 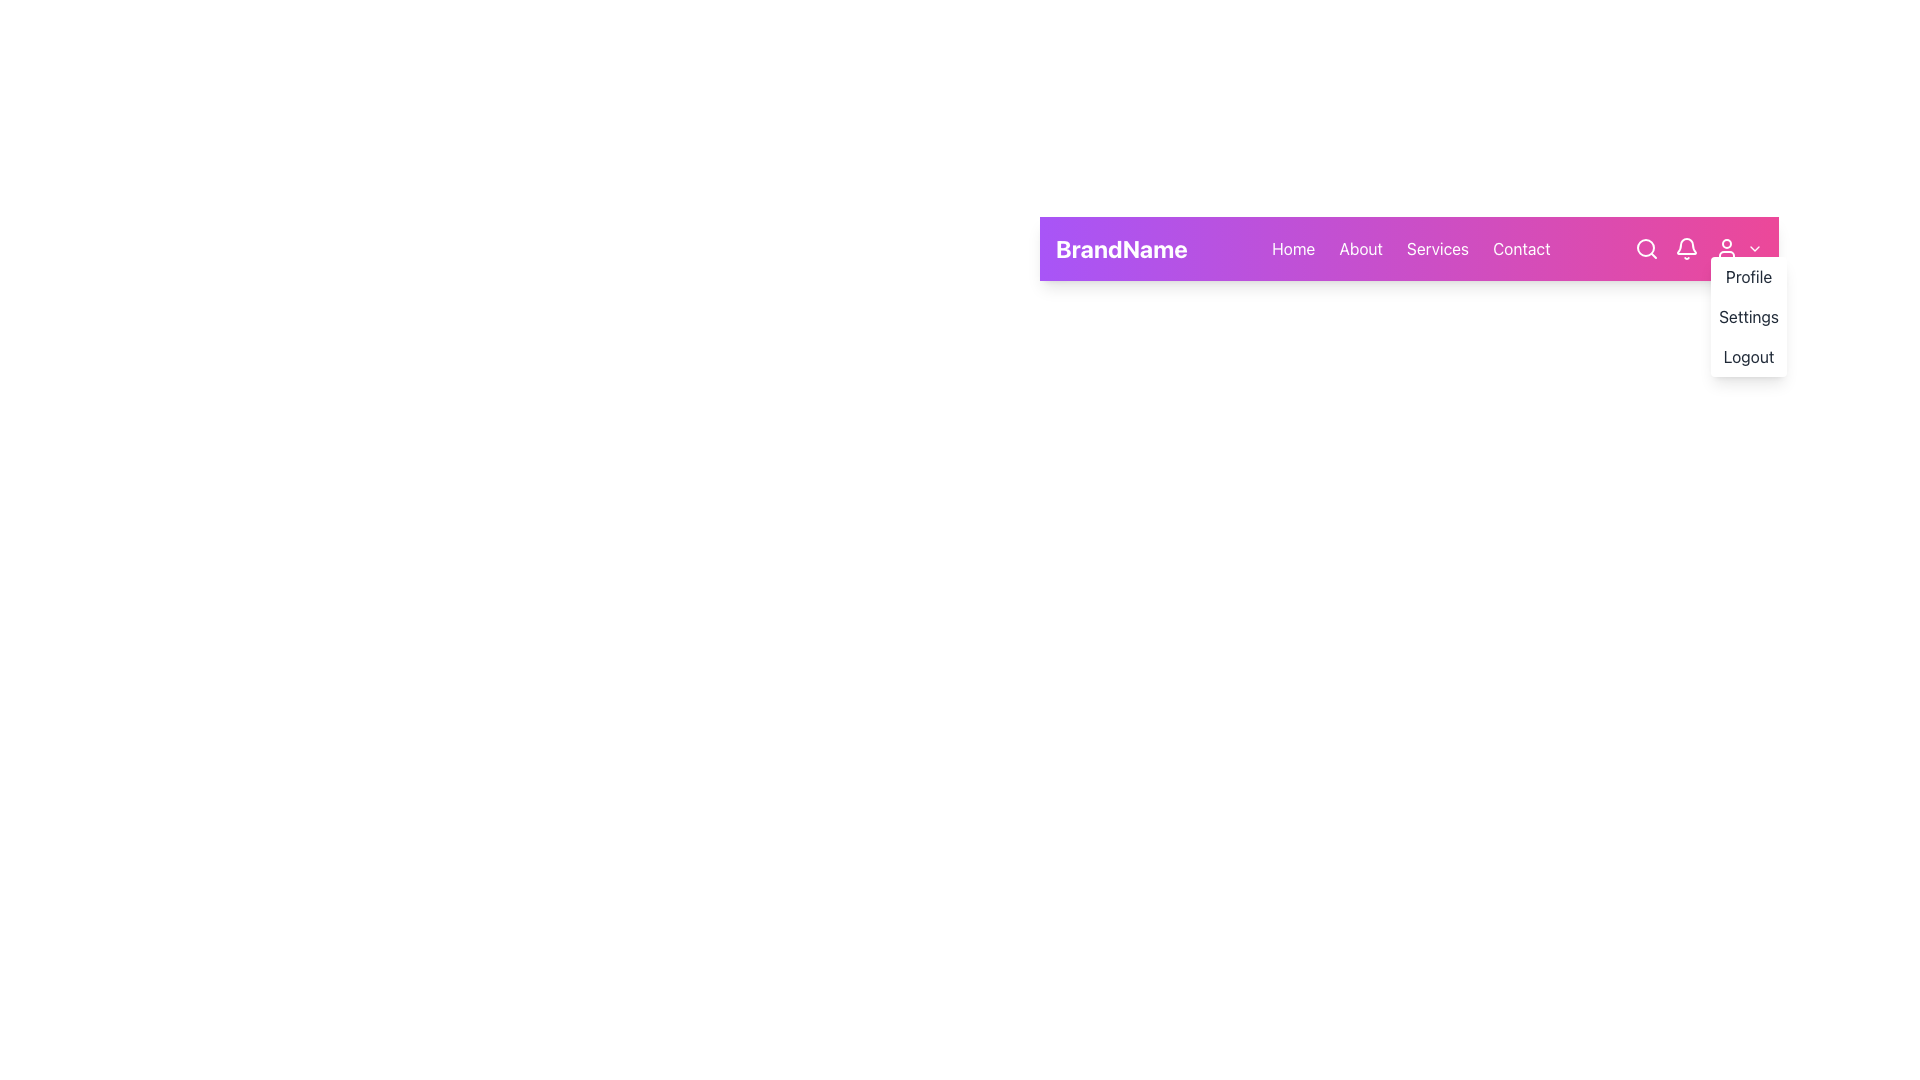 What do you see at coordinates (1410, 248) in the screenshot?
I see `the Navbar navigation section` at bounding box center [1410, 248].